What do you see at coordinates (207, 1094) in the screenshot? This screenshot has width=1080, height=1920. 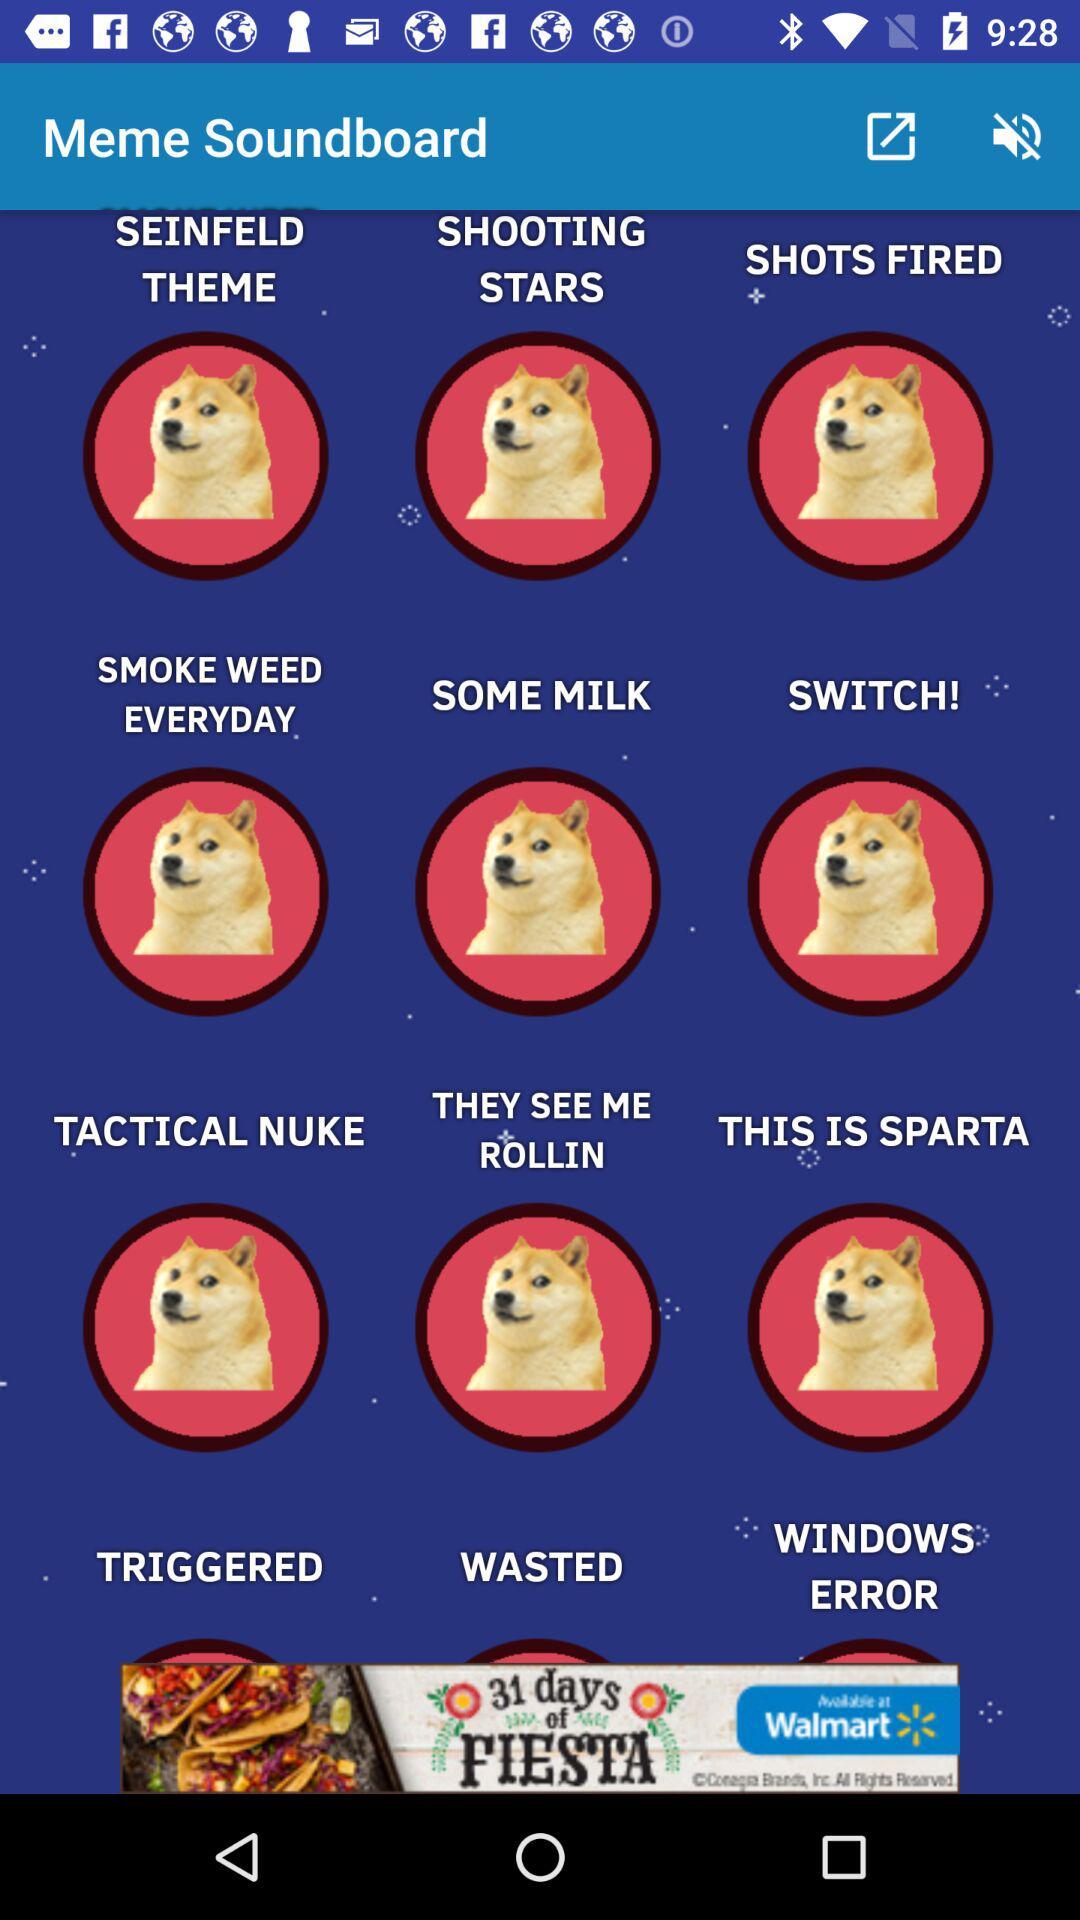 I see `to select the particular item` at bounding box center [207, 1094].